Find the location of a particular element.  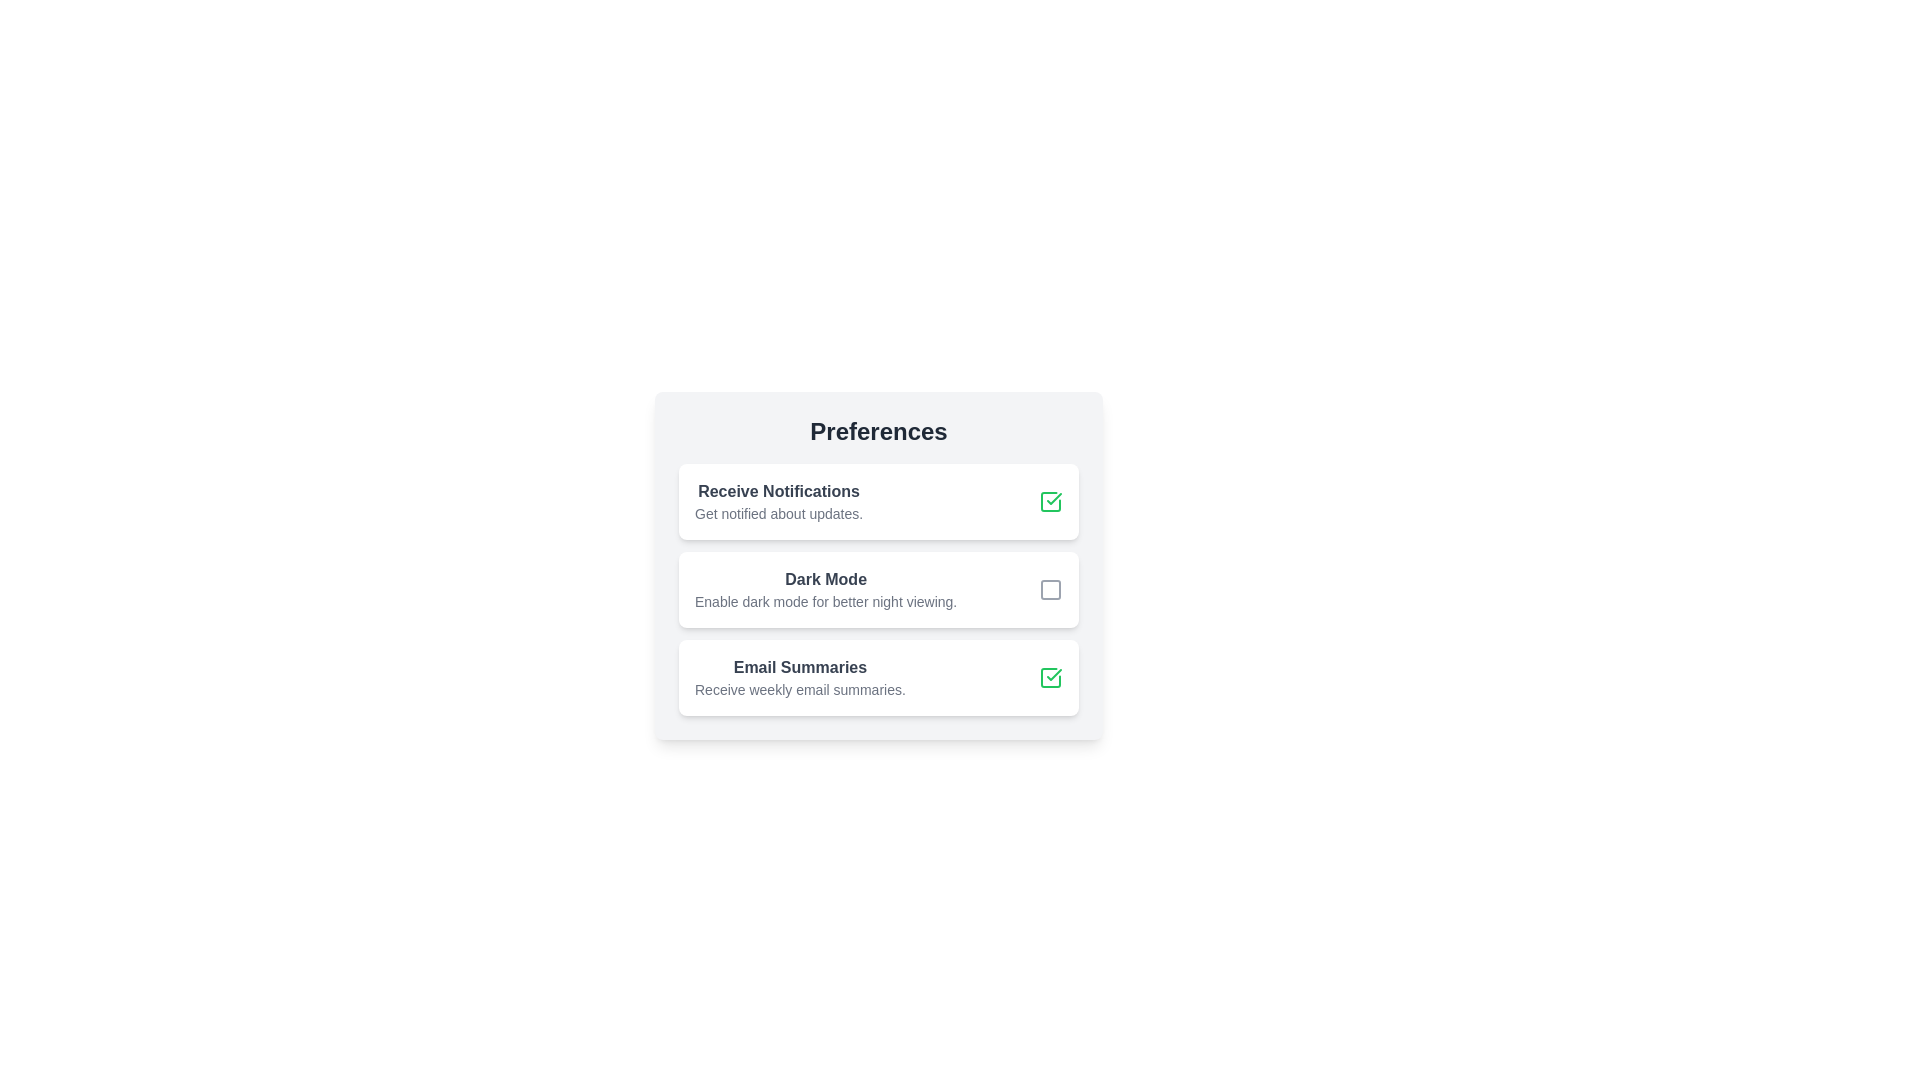

the 'Dark Mode' label and description text block, which is the second element in a vertically-stacked list within the 'Preferences' card, located below 'Receive Notifications' and above 'Email Summaries' is located at coordinates (826, 589).